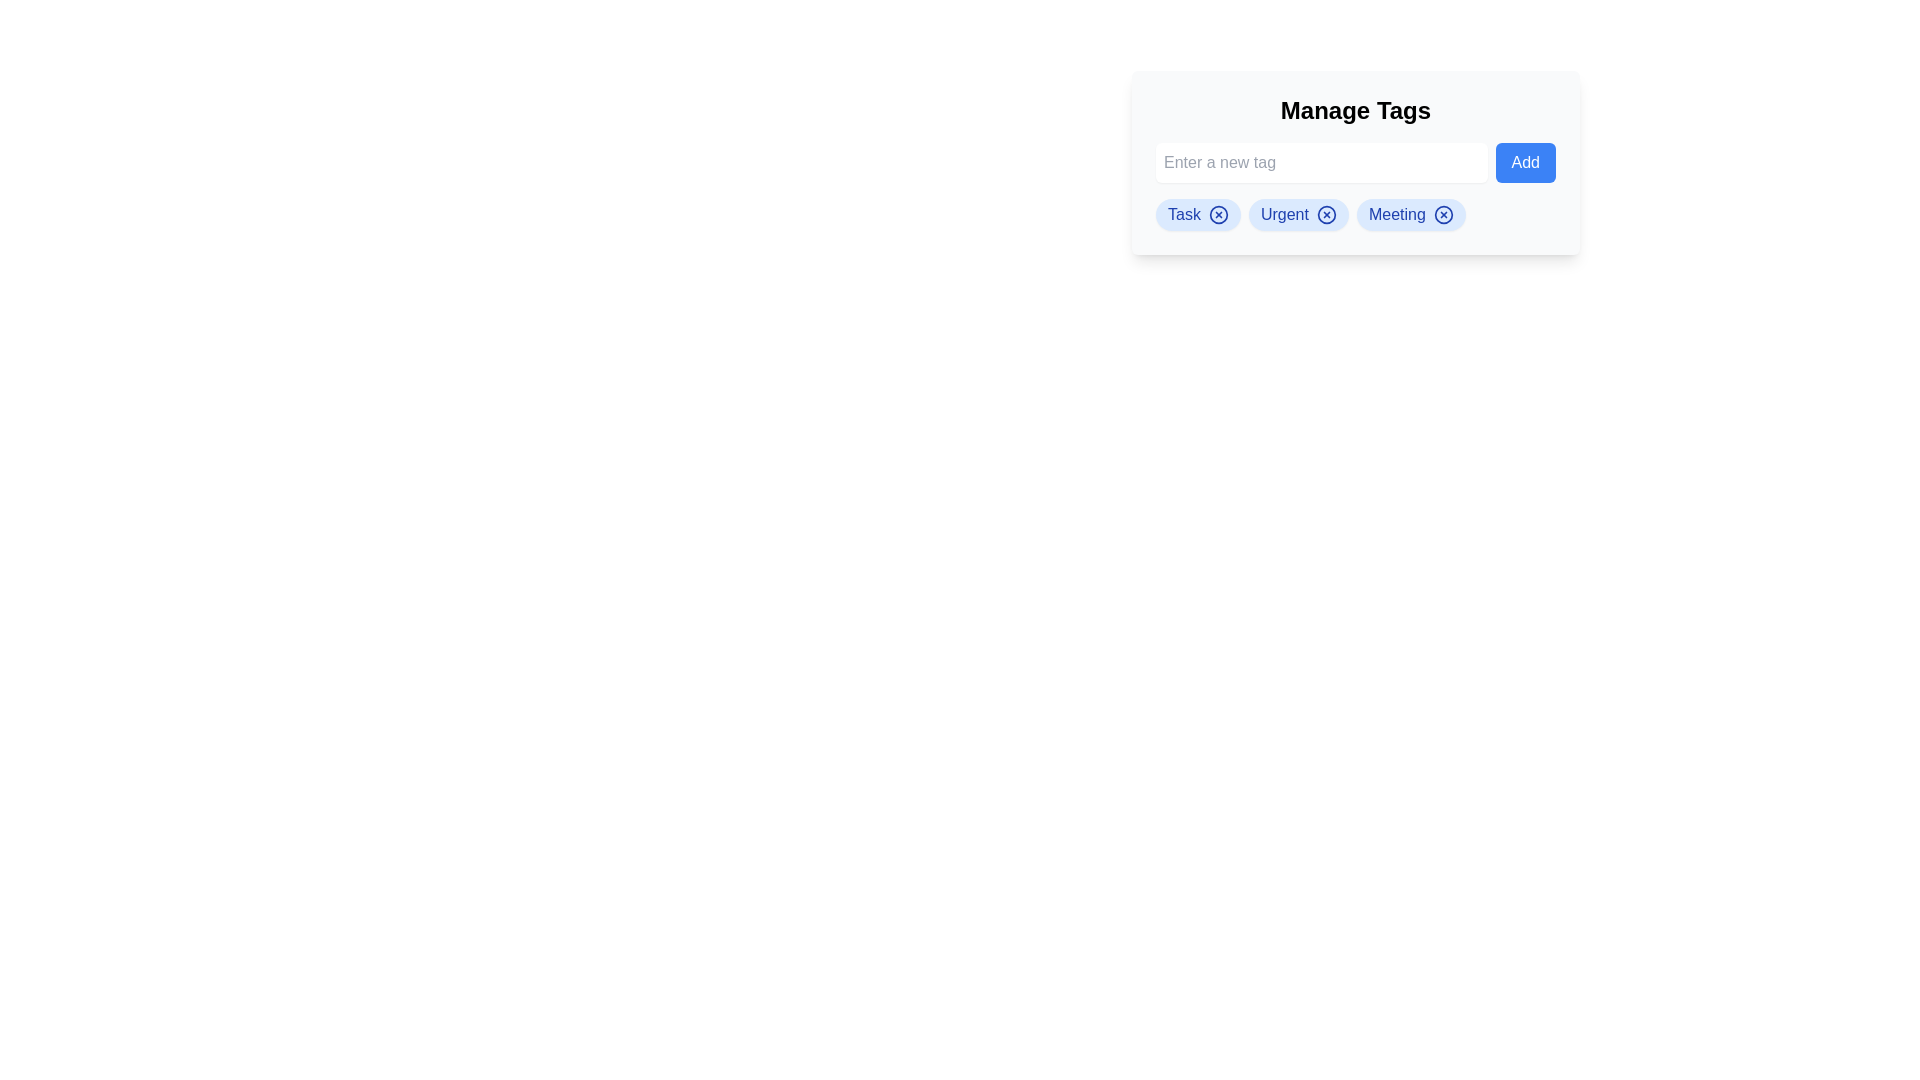  I want to click on the small circular button with a blue border and red background containing a white 'X' symbol, located within the 'Meeting' label chip, to potentially display a tooltip, so click(1443, 215).